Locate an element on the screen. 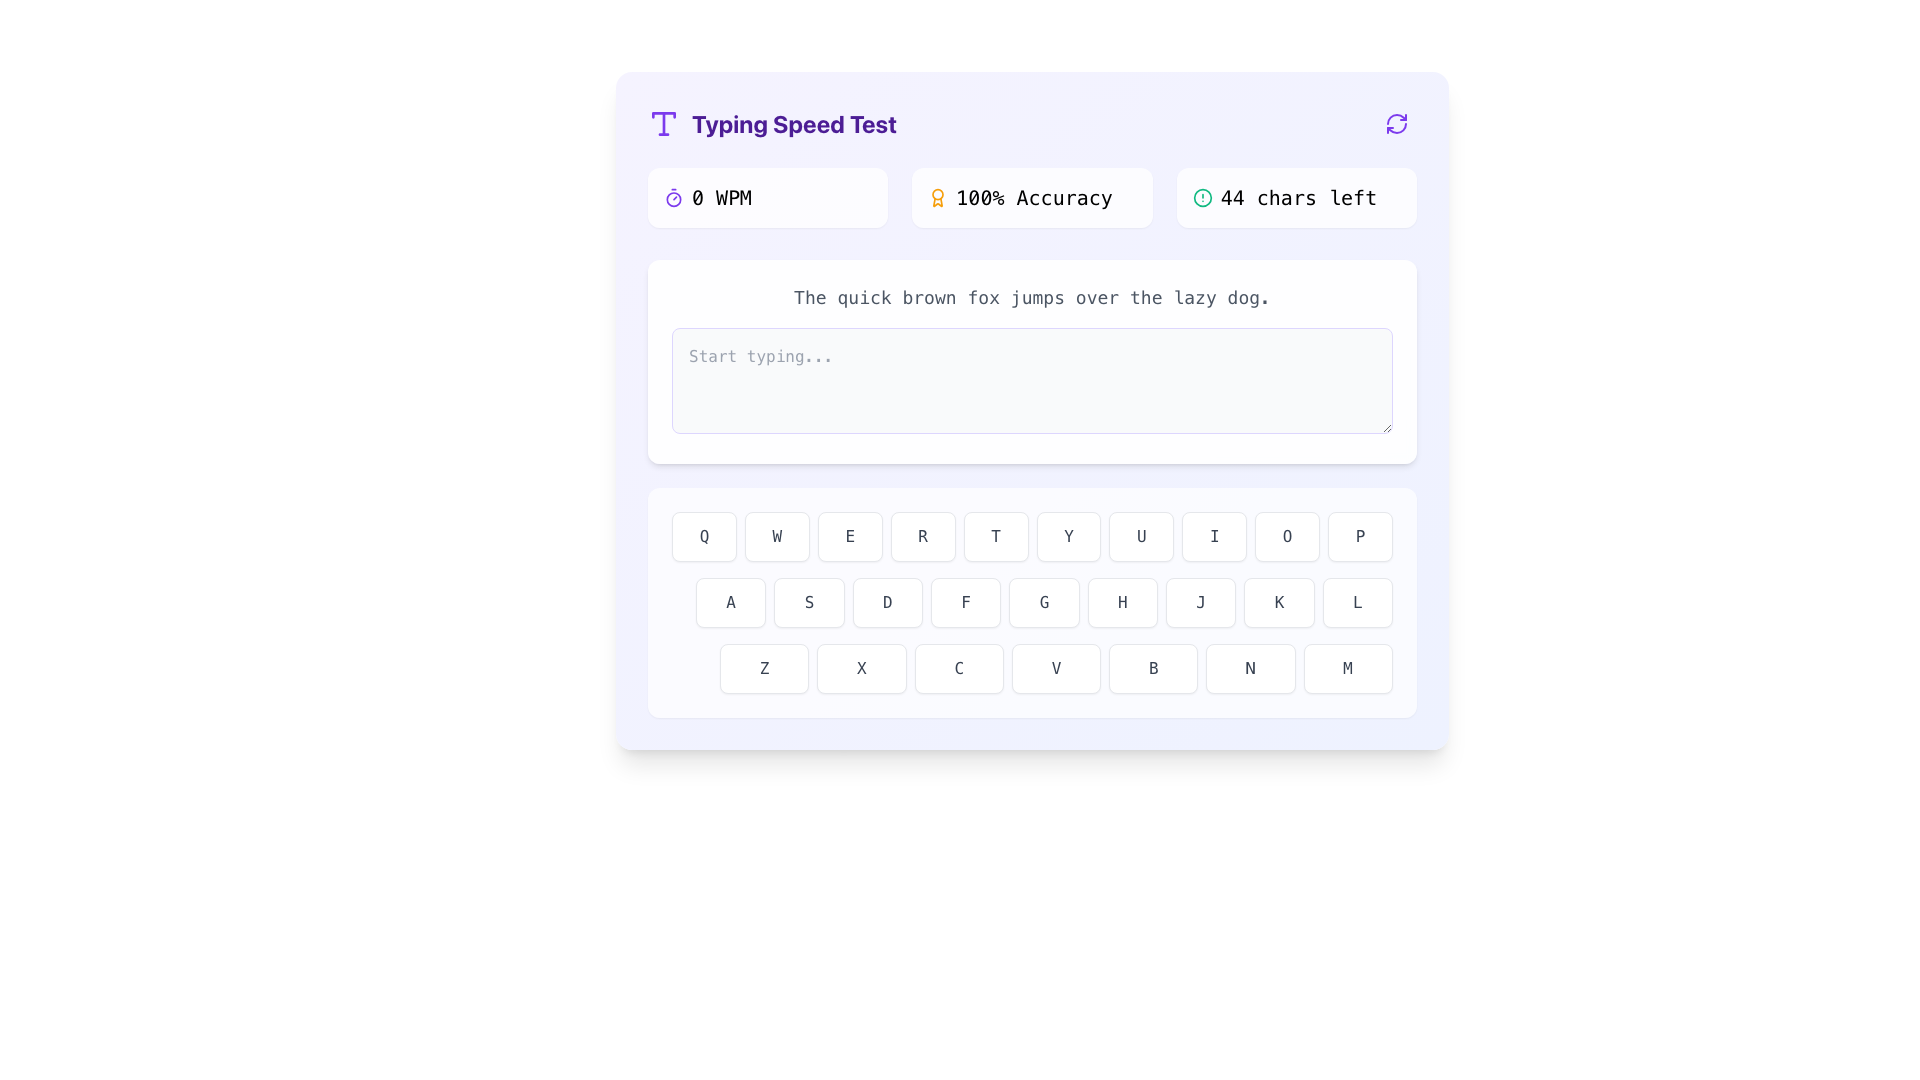 The height and width of the screenshot is (1080, 1920). the circular refresh button with purple arrows located at the top-right corner of the interface header is located at coordinates (1395, 123).